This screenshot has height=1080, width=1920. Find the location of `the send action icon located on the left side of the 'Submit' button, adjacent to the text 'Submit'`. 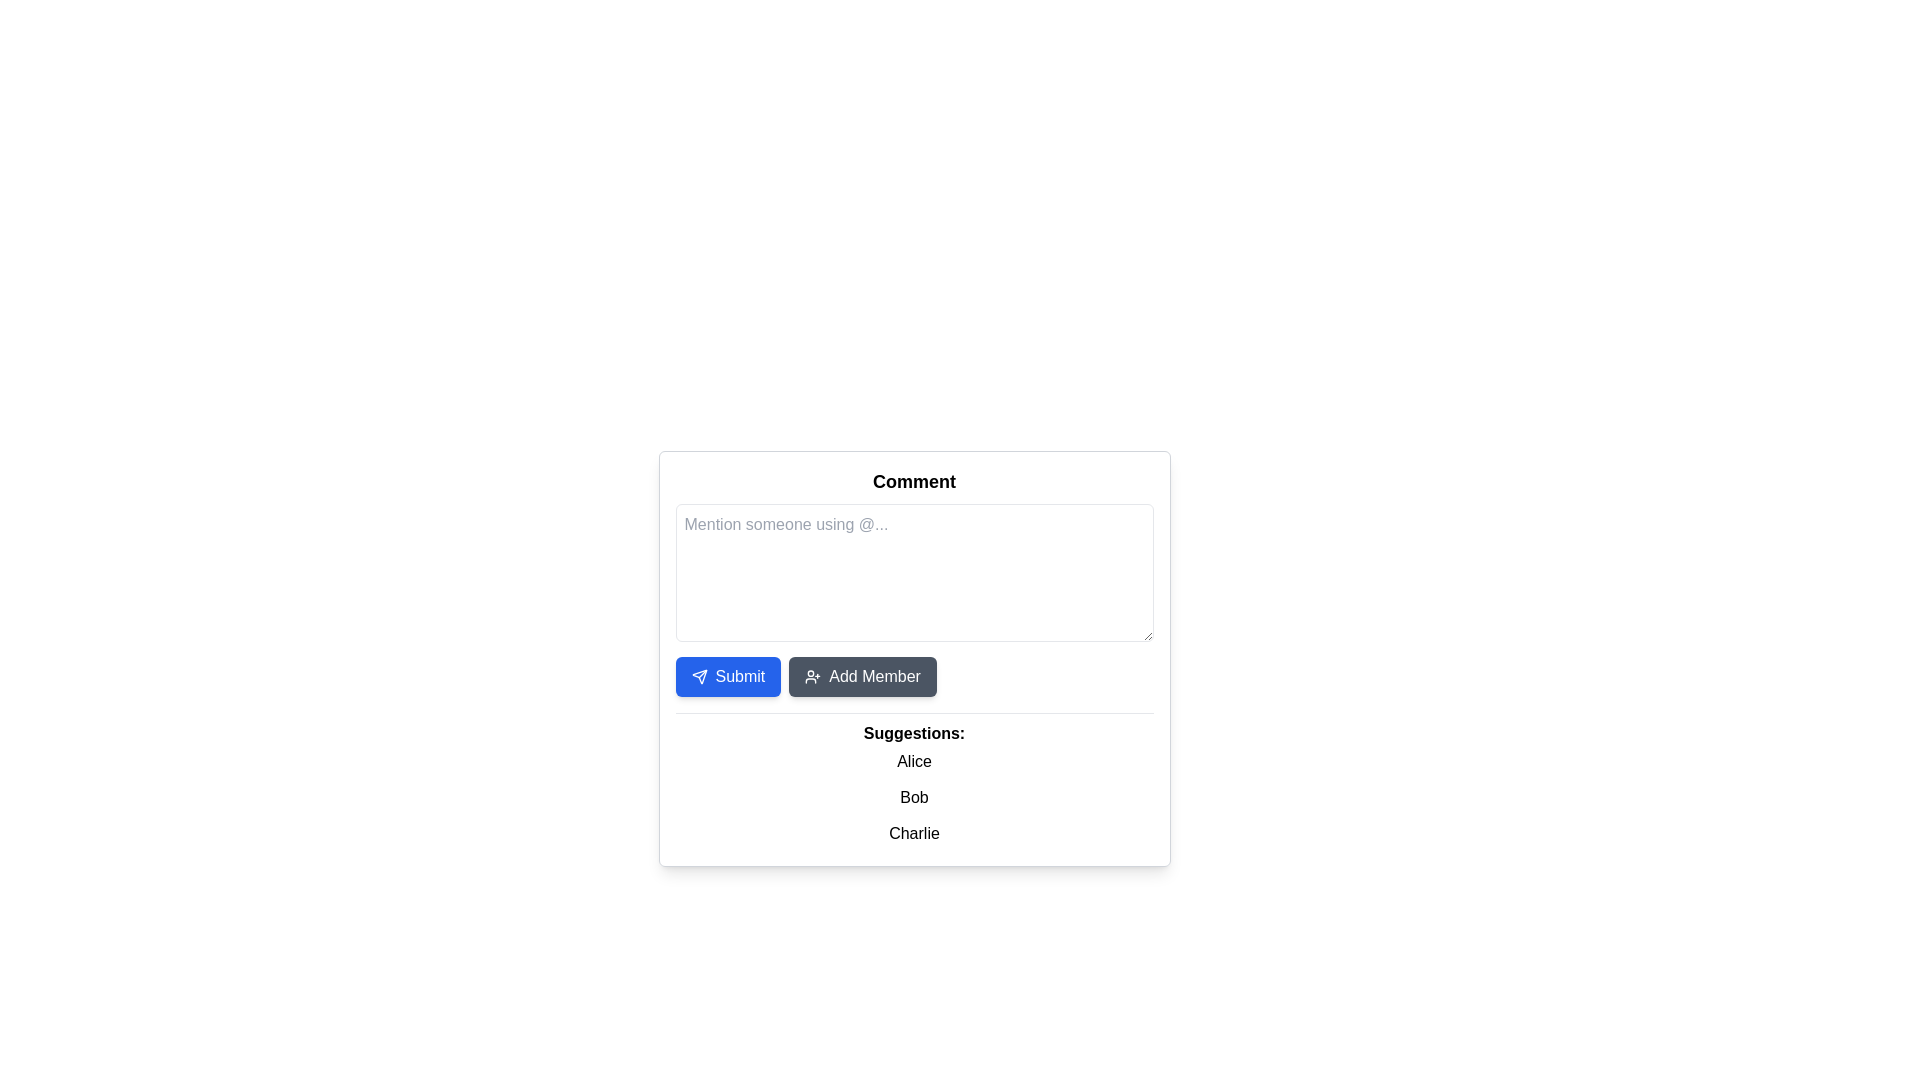

the send action icon located on the left side of the 'Submit' button, adjacent to the text 'Submit' is located at coordinates (699, 676).